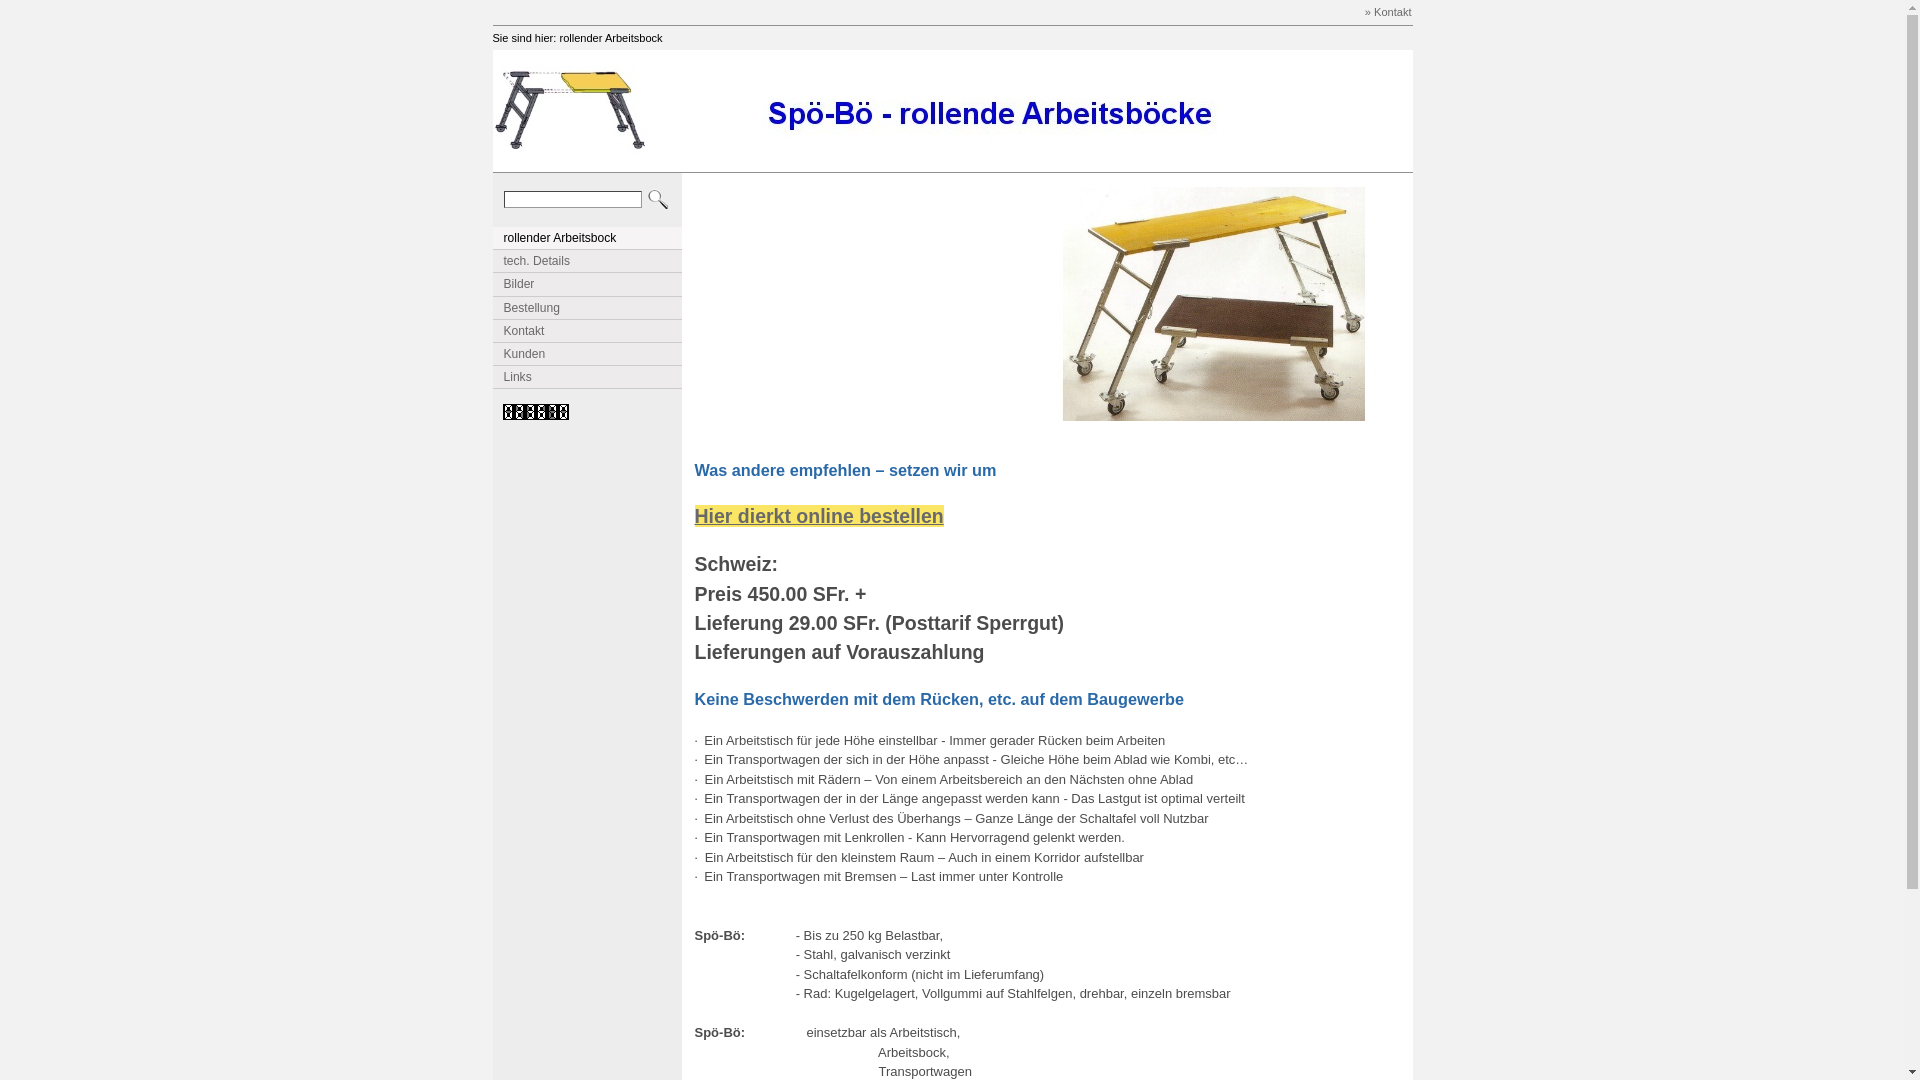 This screenshot has width=1920, height=1080. Describe the element at coordinates (586, 330) in the screenshot. I see `'Kontakt'` at that location.